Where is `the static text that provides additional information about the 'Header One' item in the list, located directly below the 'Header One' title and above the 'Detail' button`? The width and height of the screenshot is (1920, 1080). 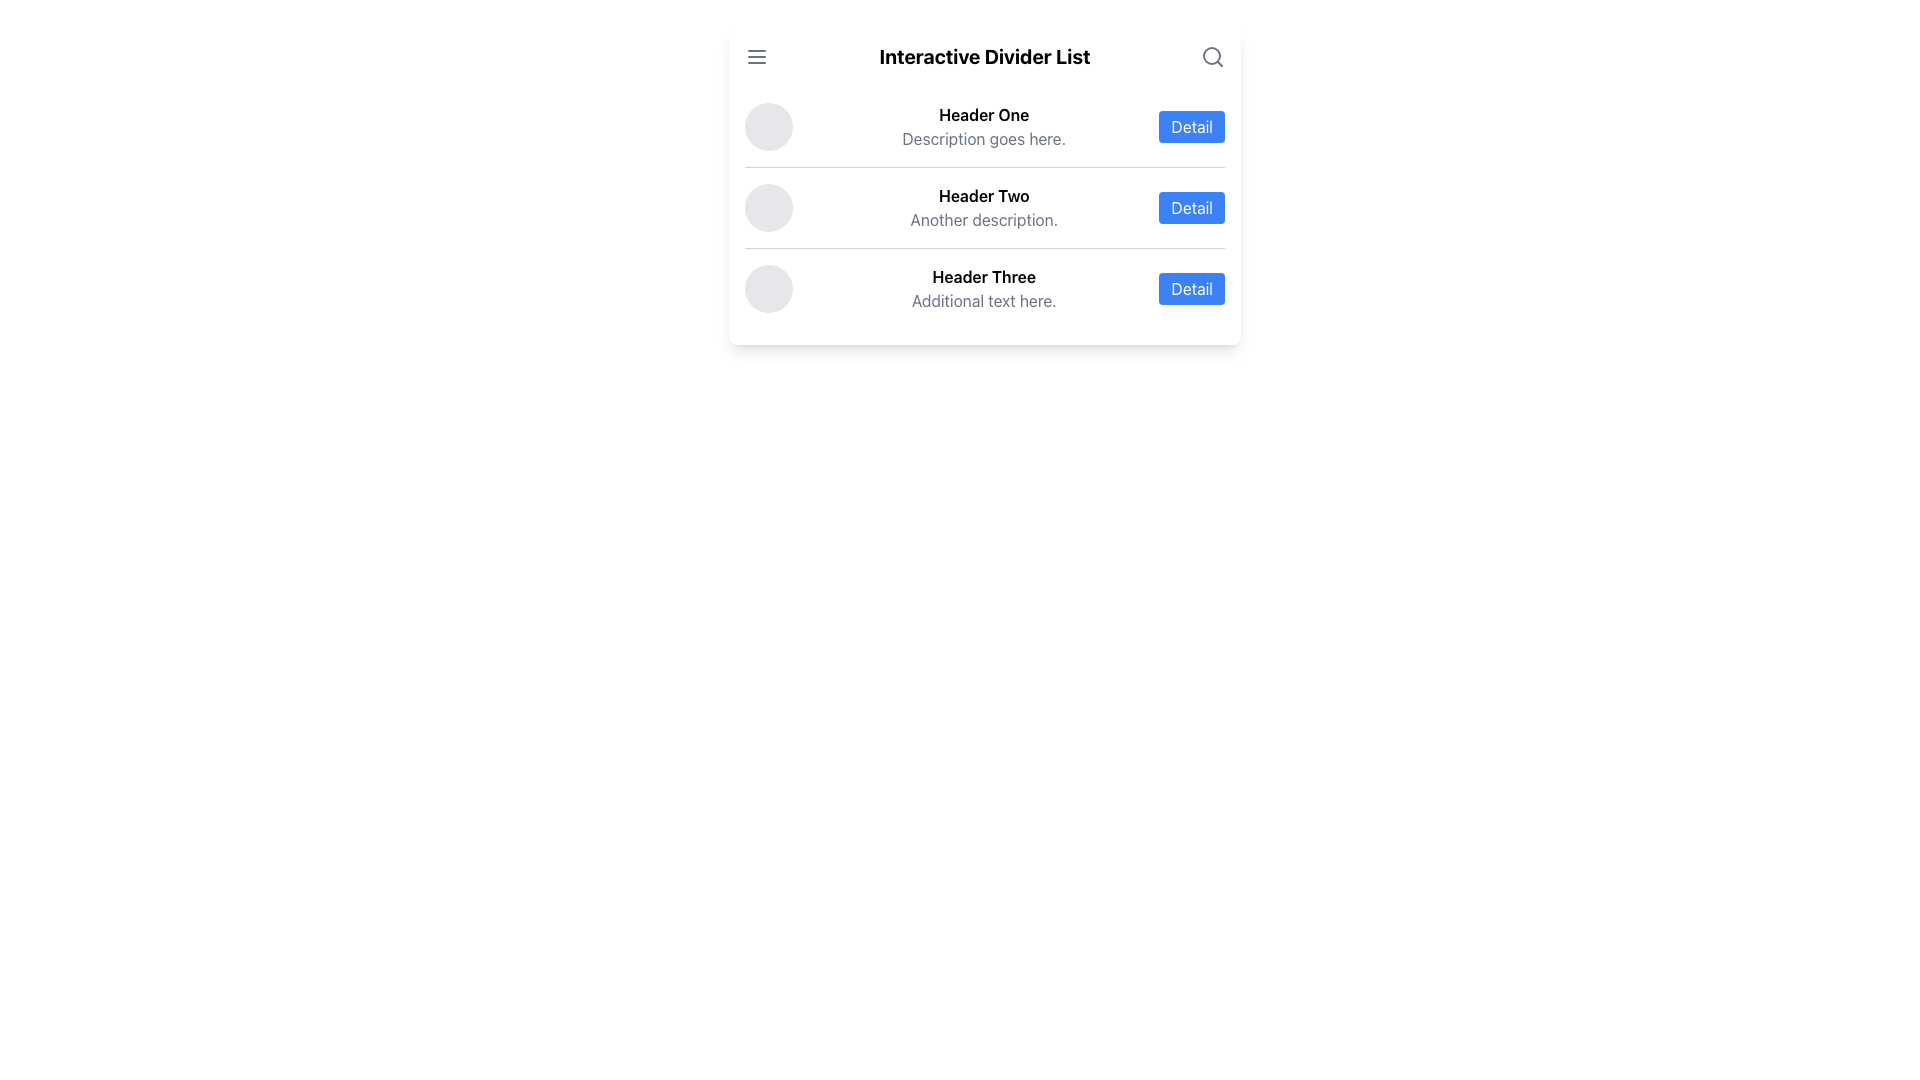
the static text that provides additional information about the 'Header One' item in the list, located directly below the 'Header One' title and above the 'Detail' button is located at coordinates (984, 137).